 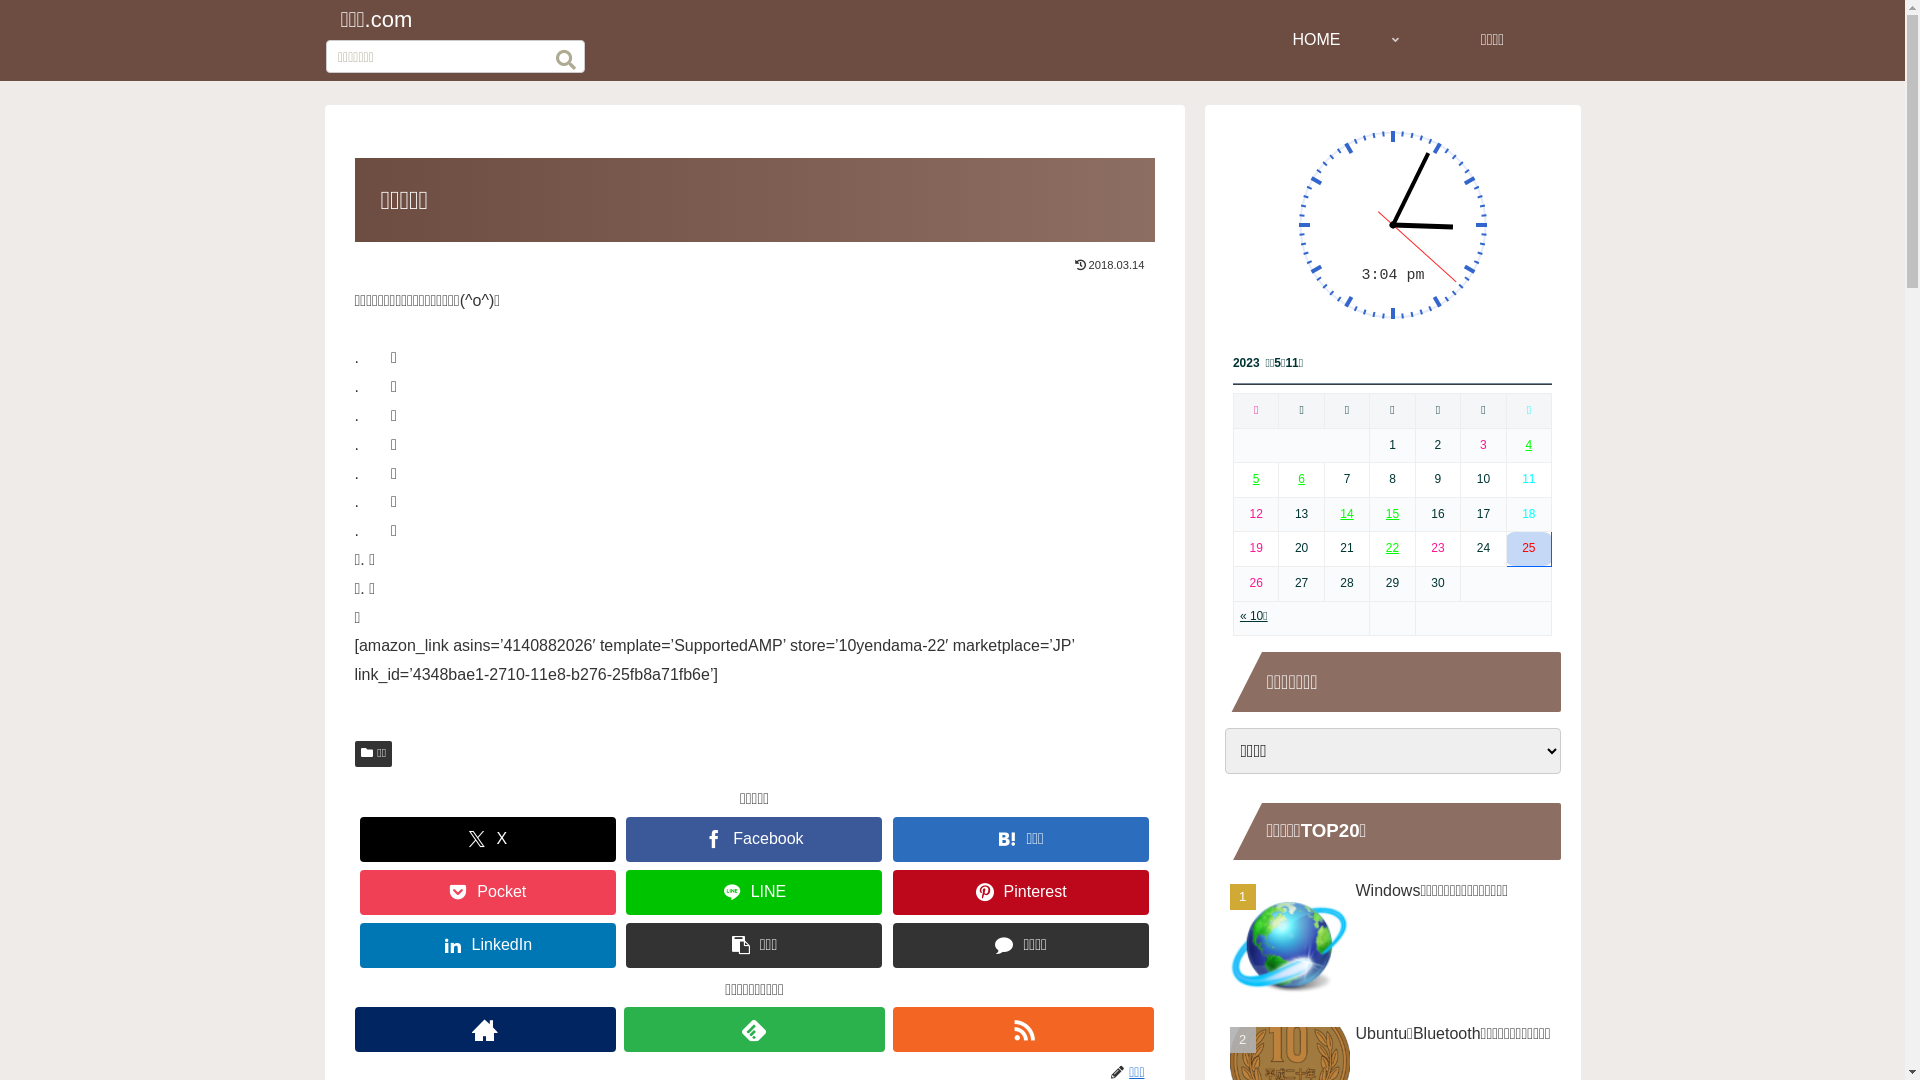 What do you see at coordinates (488, 891) in the screenshot?
I see `'Pocket'` at bounding box center [488, 891].